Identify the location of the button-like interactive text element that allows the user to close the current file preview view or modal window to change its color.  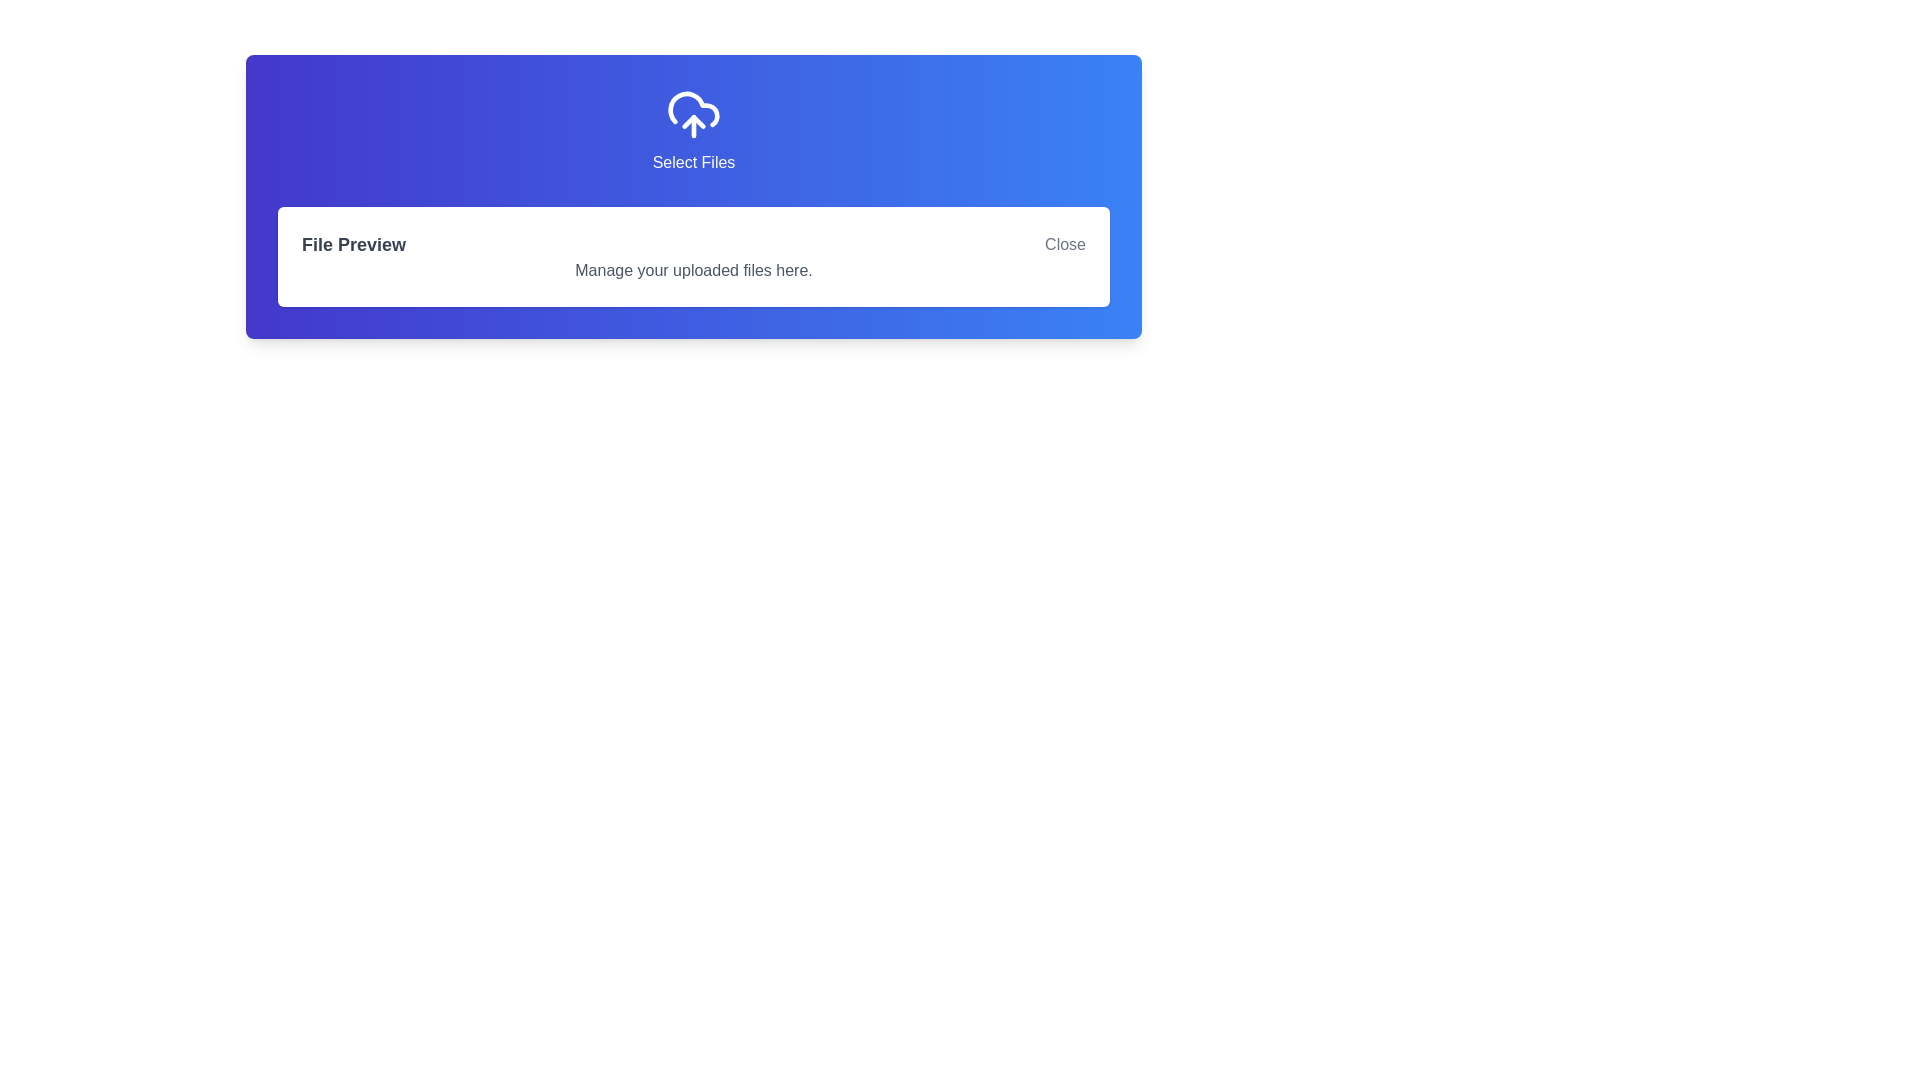
(1064, 244).